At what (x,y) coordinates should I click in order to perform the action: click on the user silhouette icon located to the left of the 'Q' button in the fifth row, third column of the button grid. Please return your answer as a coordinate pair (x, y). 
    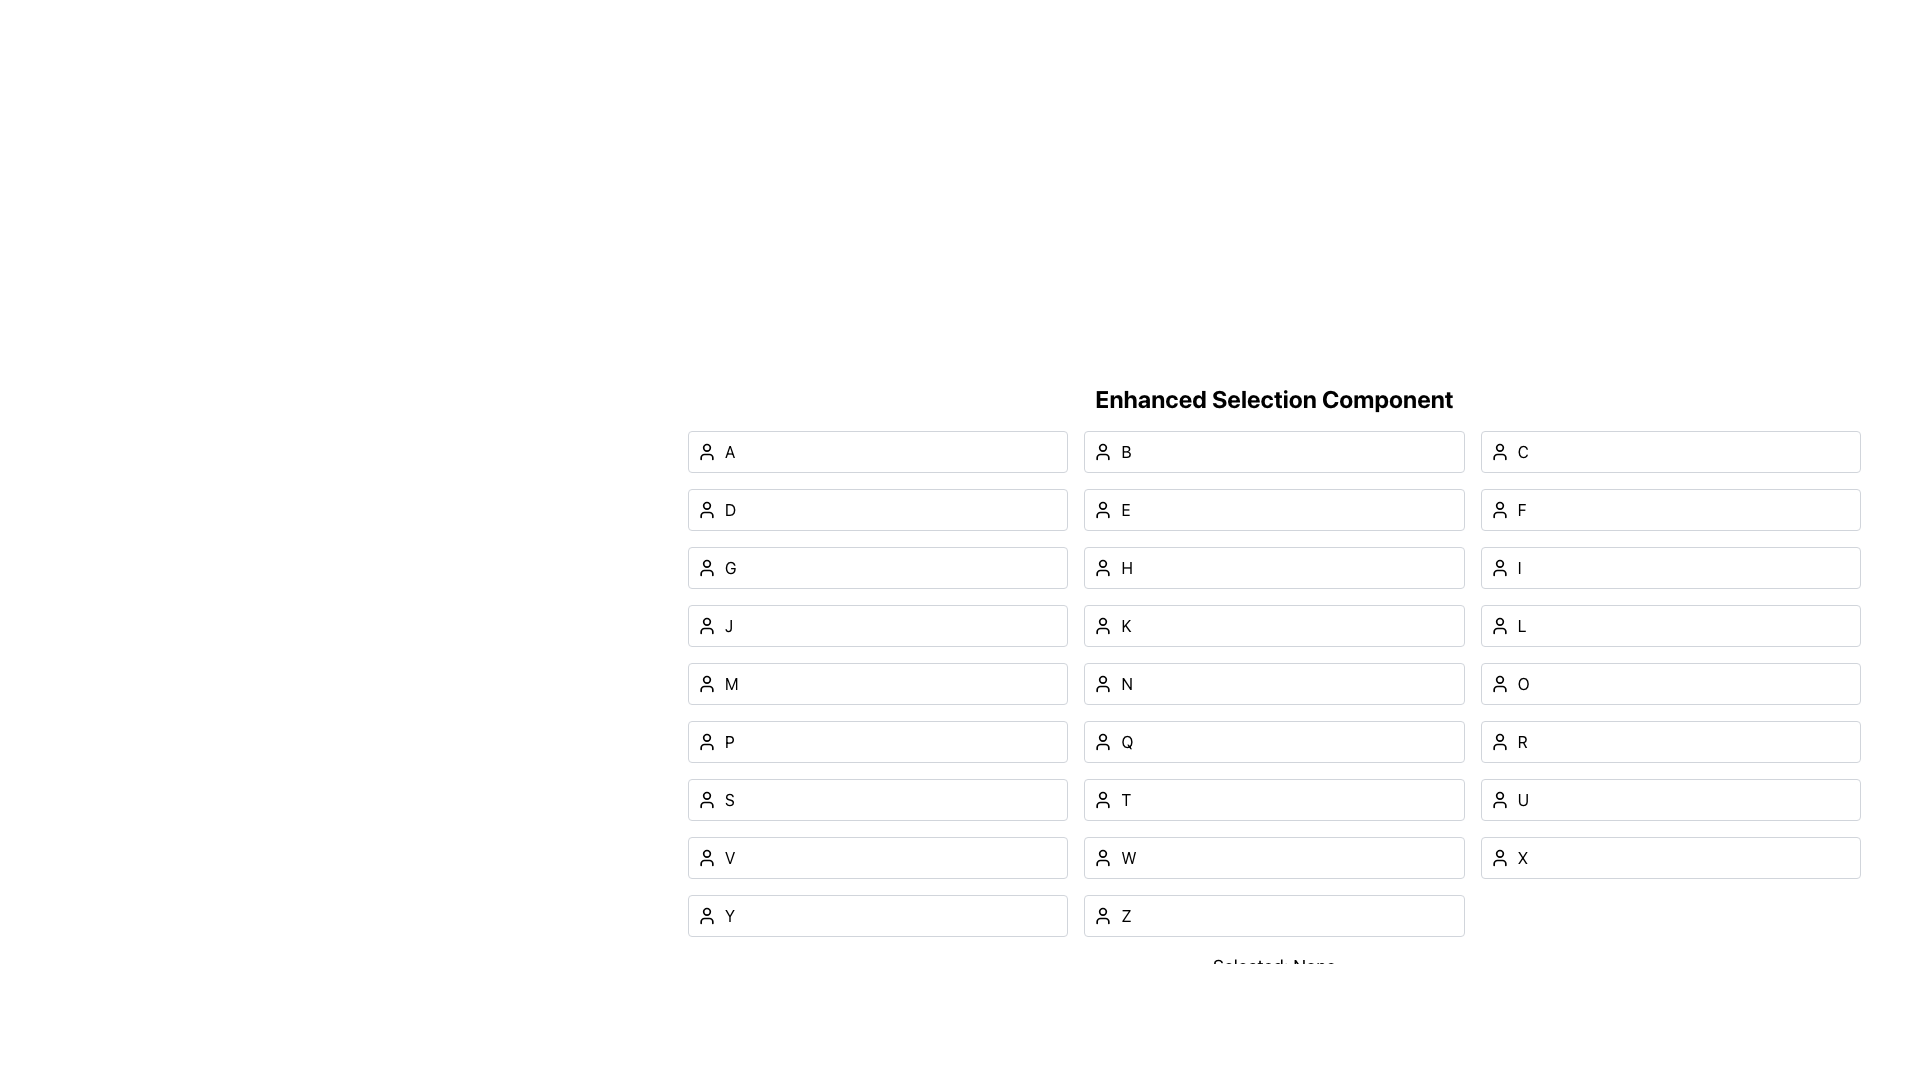
    Looking at the image, I should click on (1102, 741).